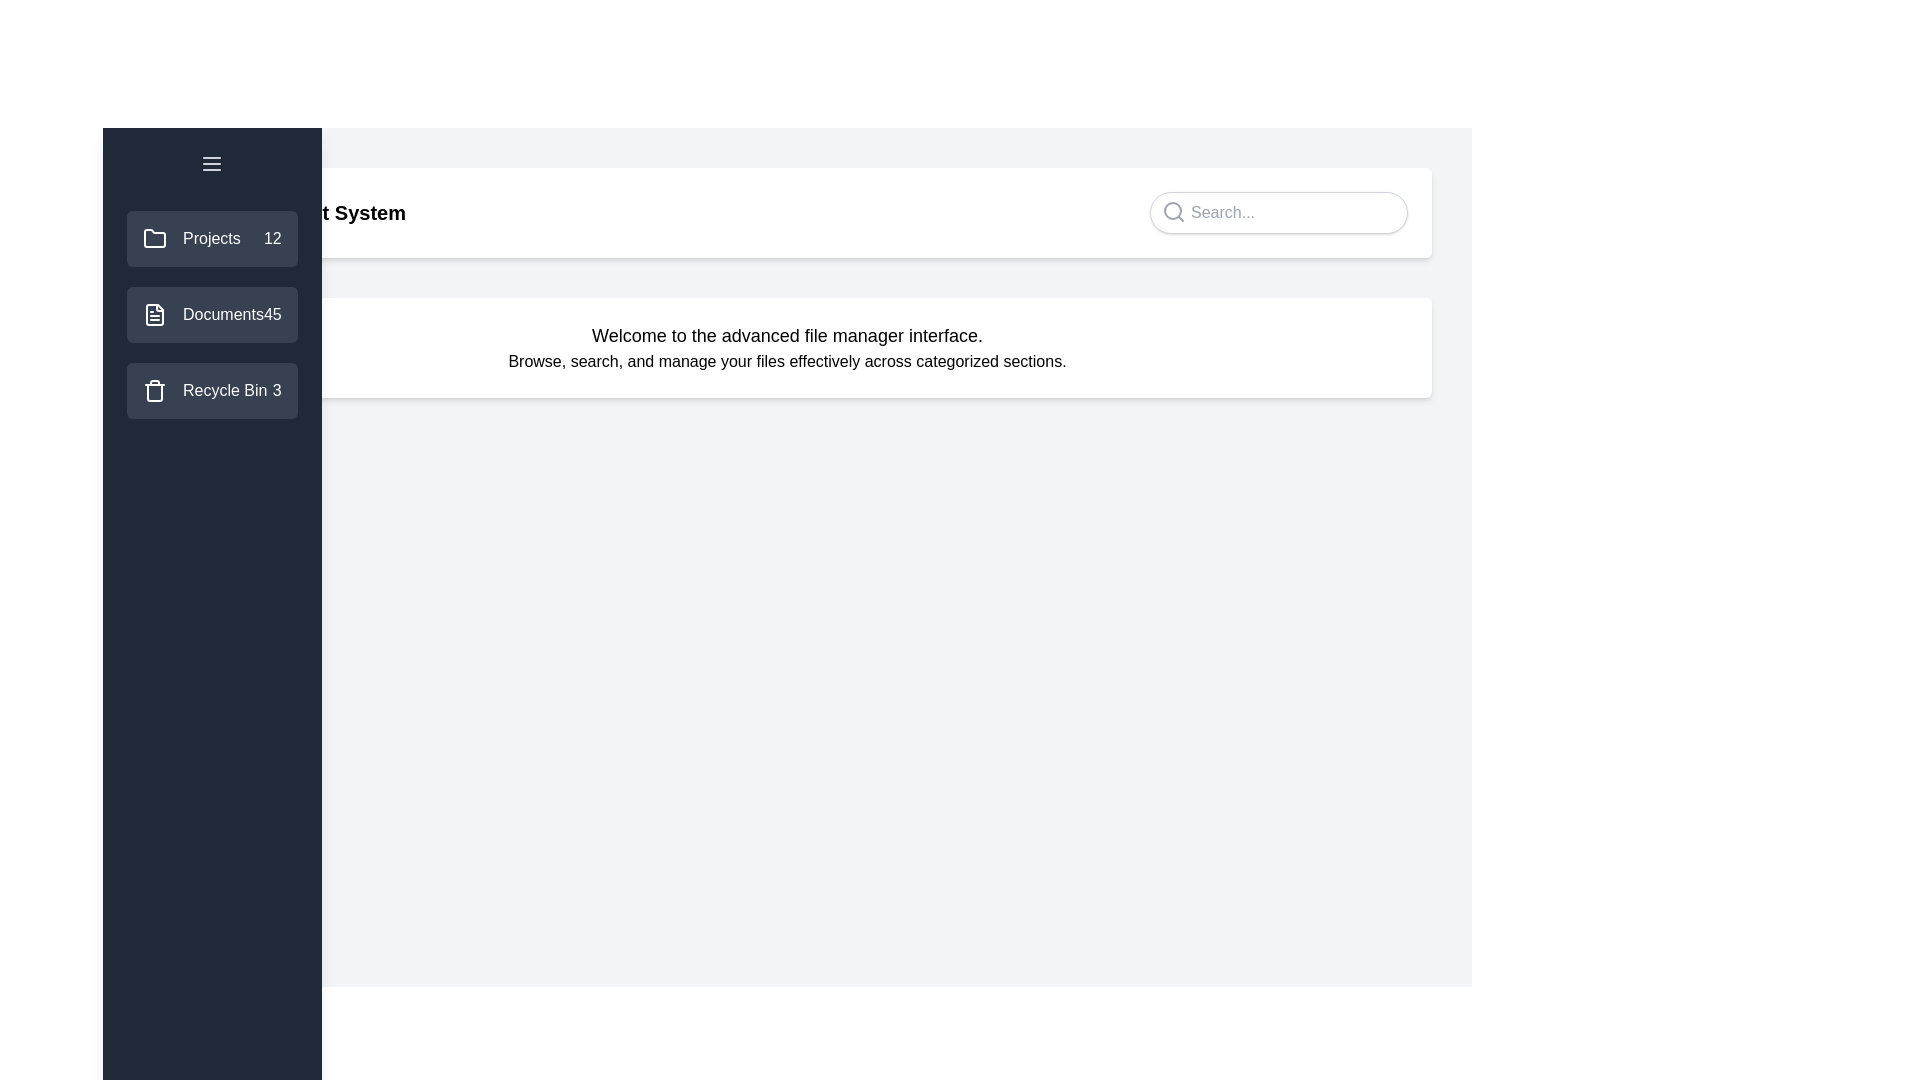 The width and height of the screenshot is (1920, 1080). I want to click on the category Projects in the sidebar, so click(211, 238).